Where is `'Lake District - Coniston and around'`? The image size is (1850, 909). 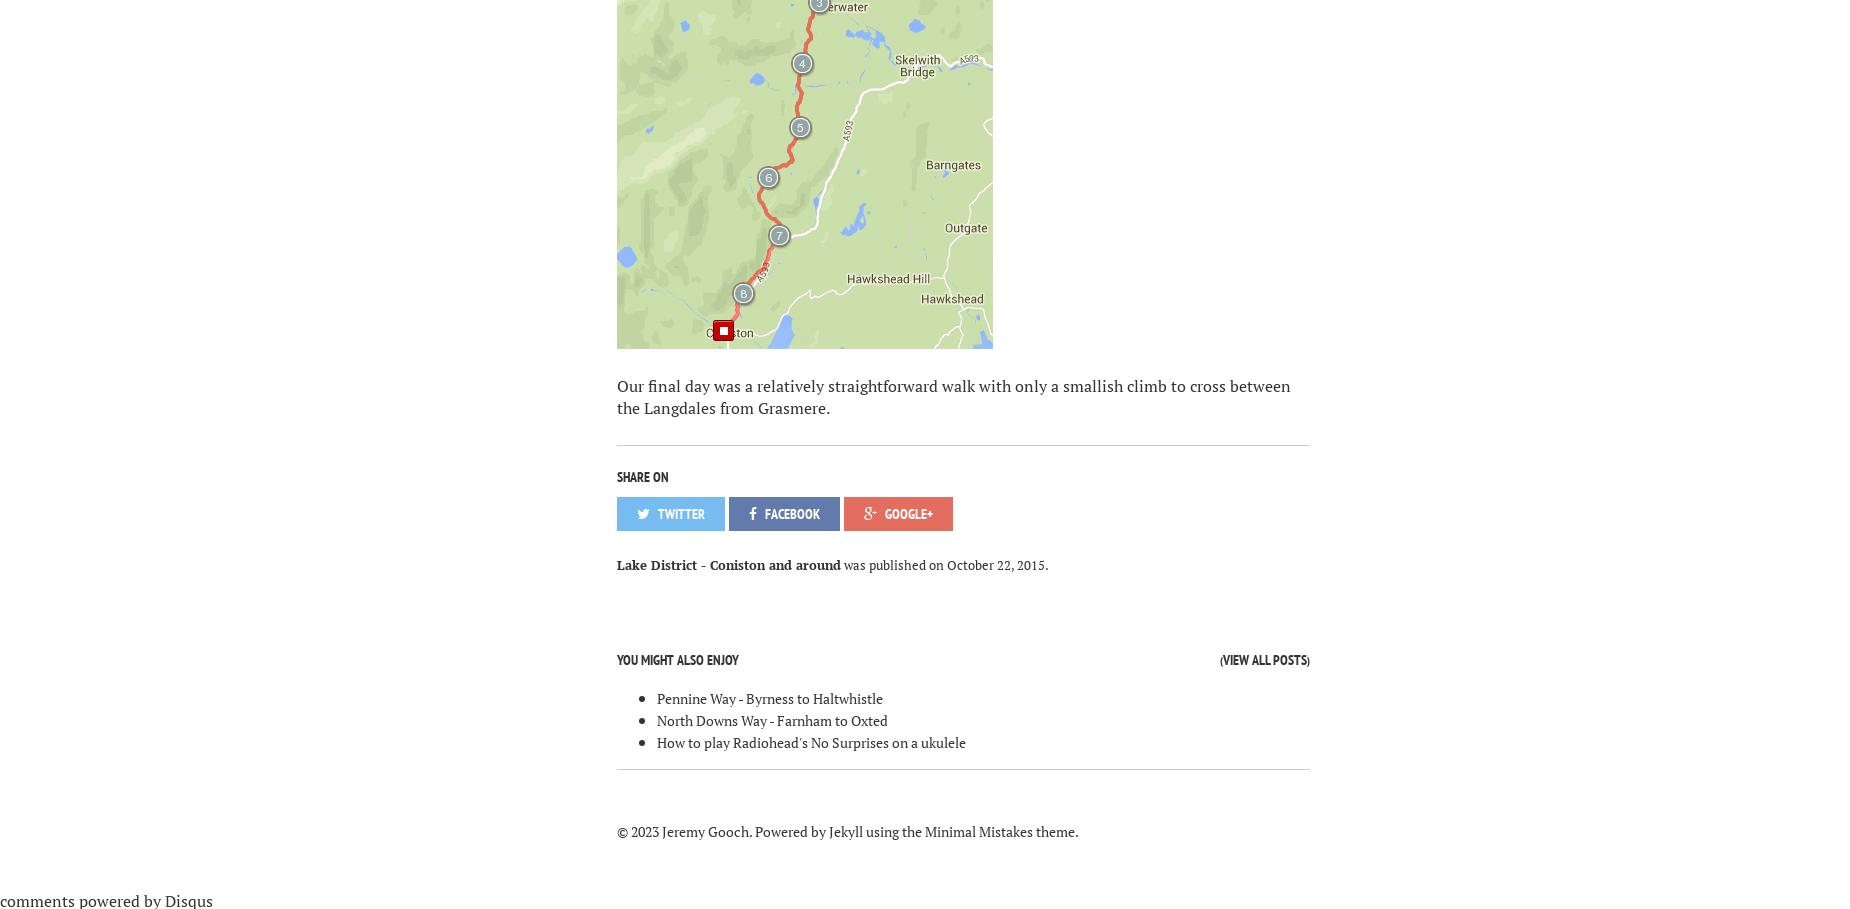 'Lake District - Coniston and around' is located at coordinates (727, 563).